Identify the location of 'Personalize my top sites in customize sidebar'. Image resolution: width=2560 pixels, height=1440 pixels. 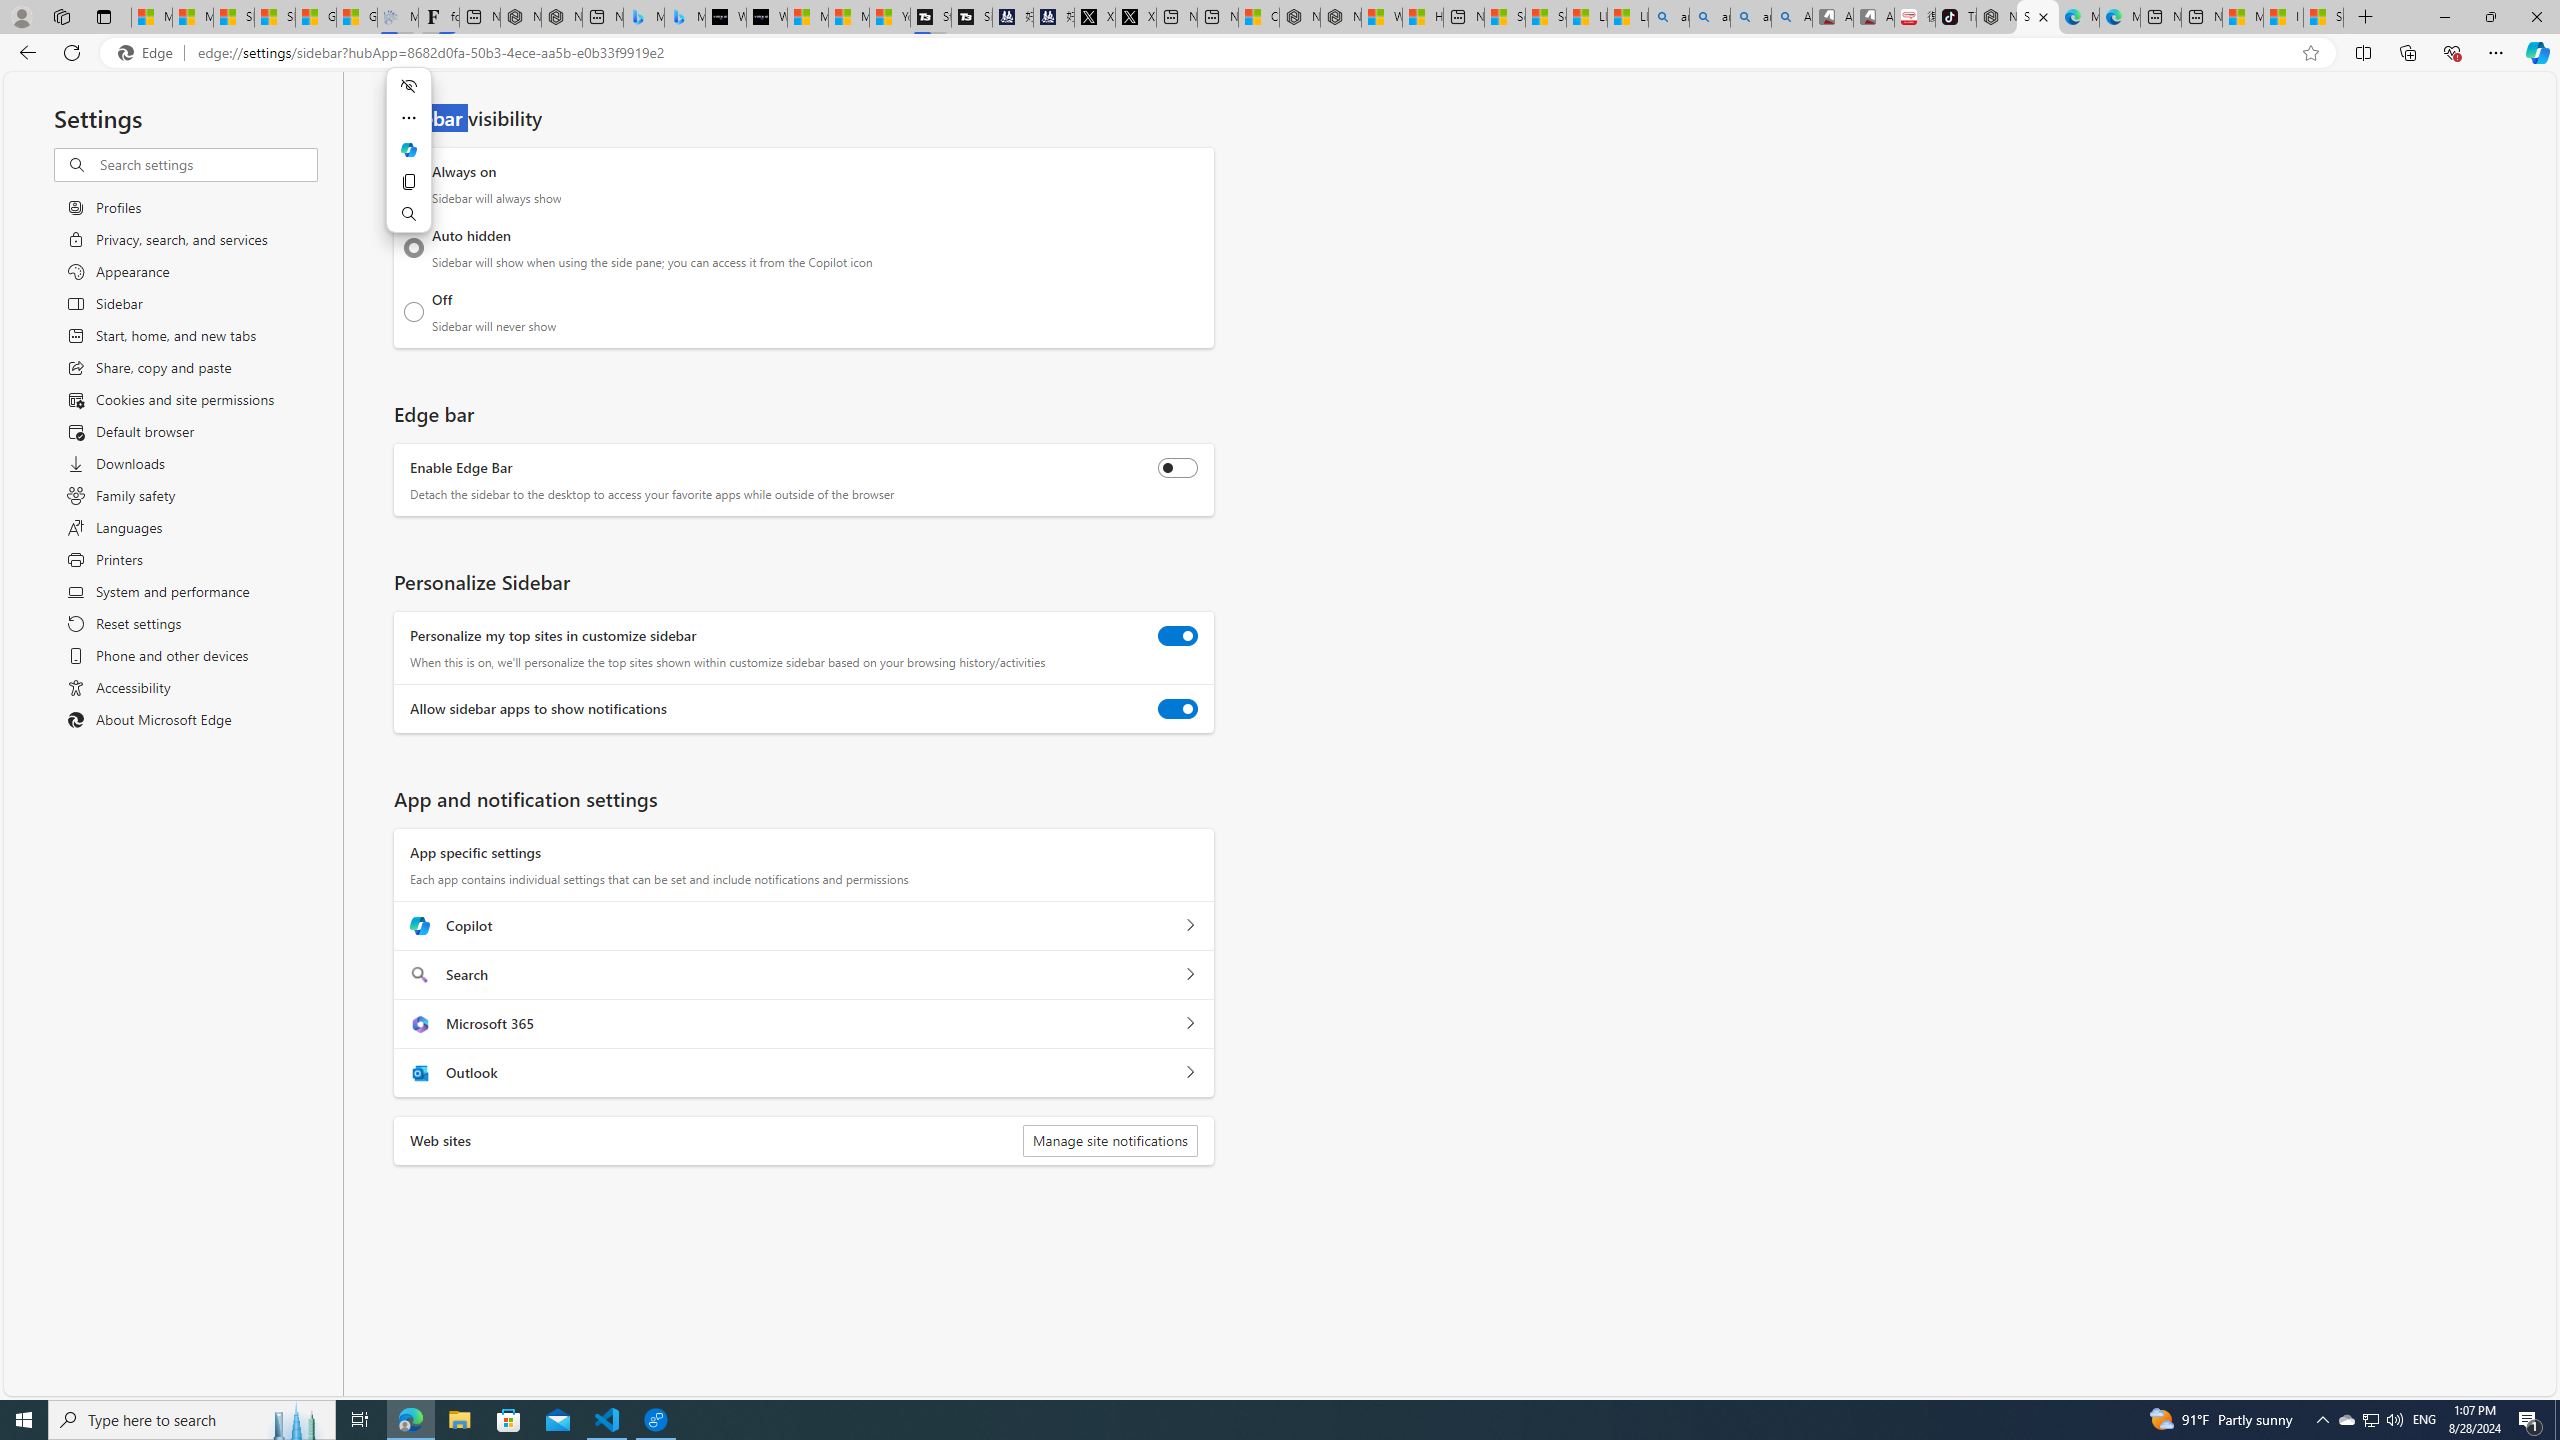
(1177, 635).